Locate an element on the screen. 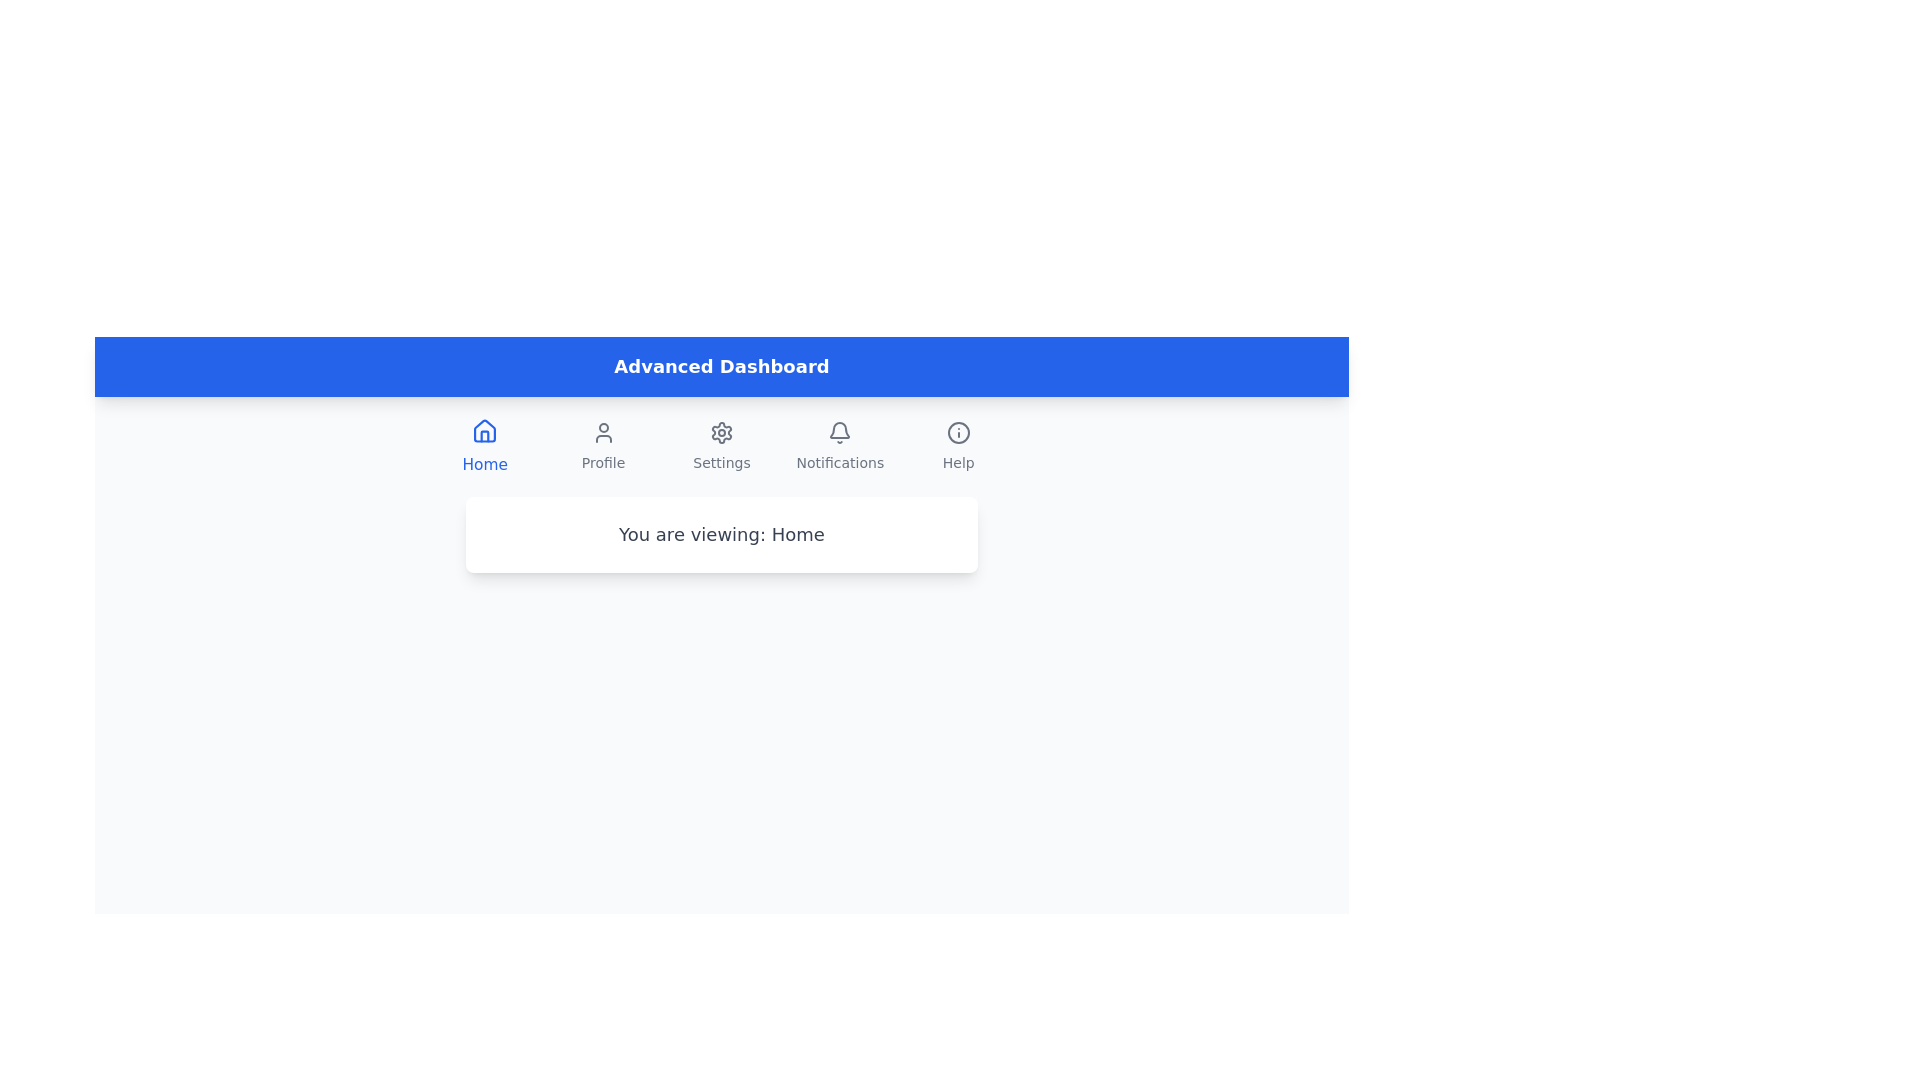 This screenshot has width=1920, height=1080. the third button in the navigation bar labeled 'Settings' is located at coordinates (720, 446).